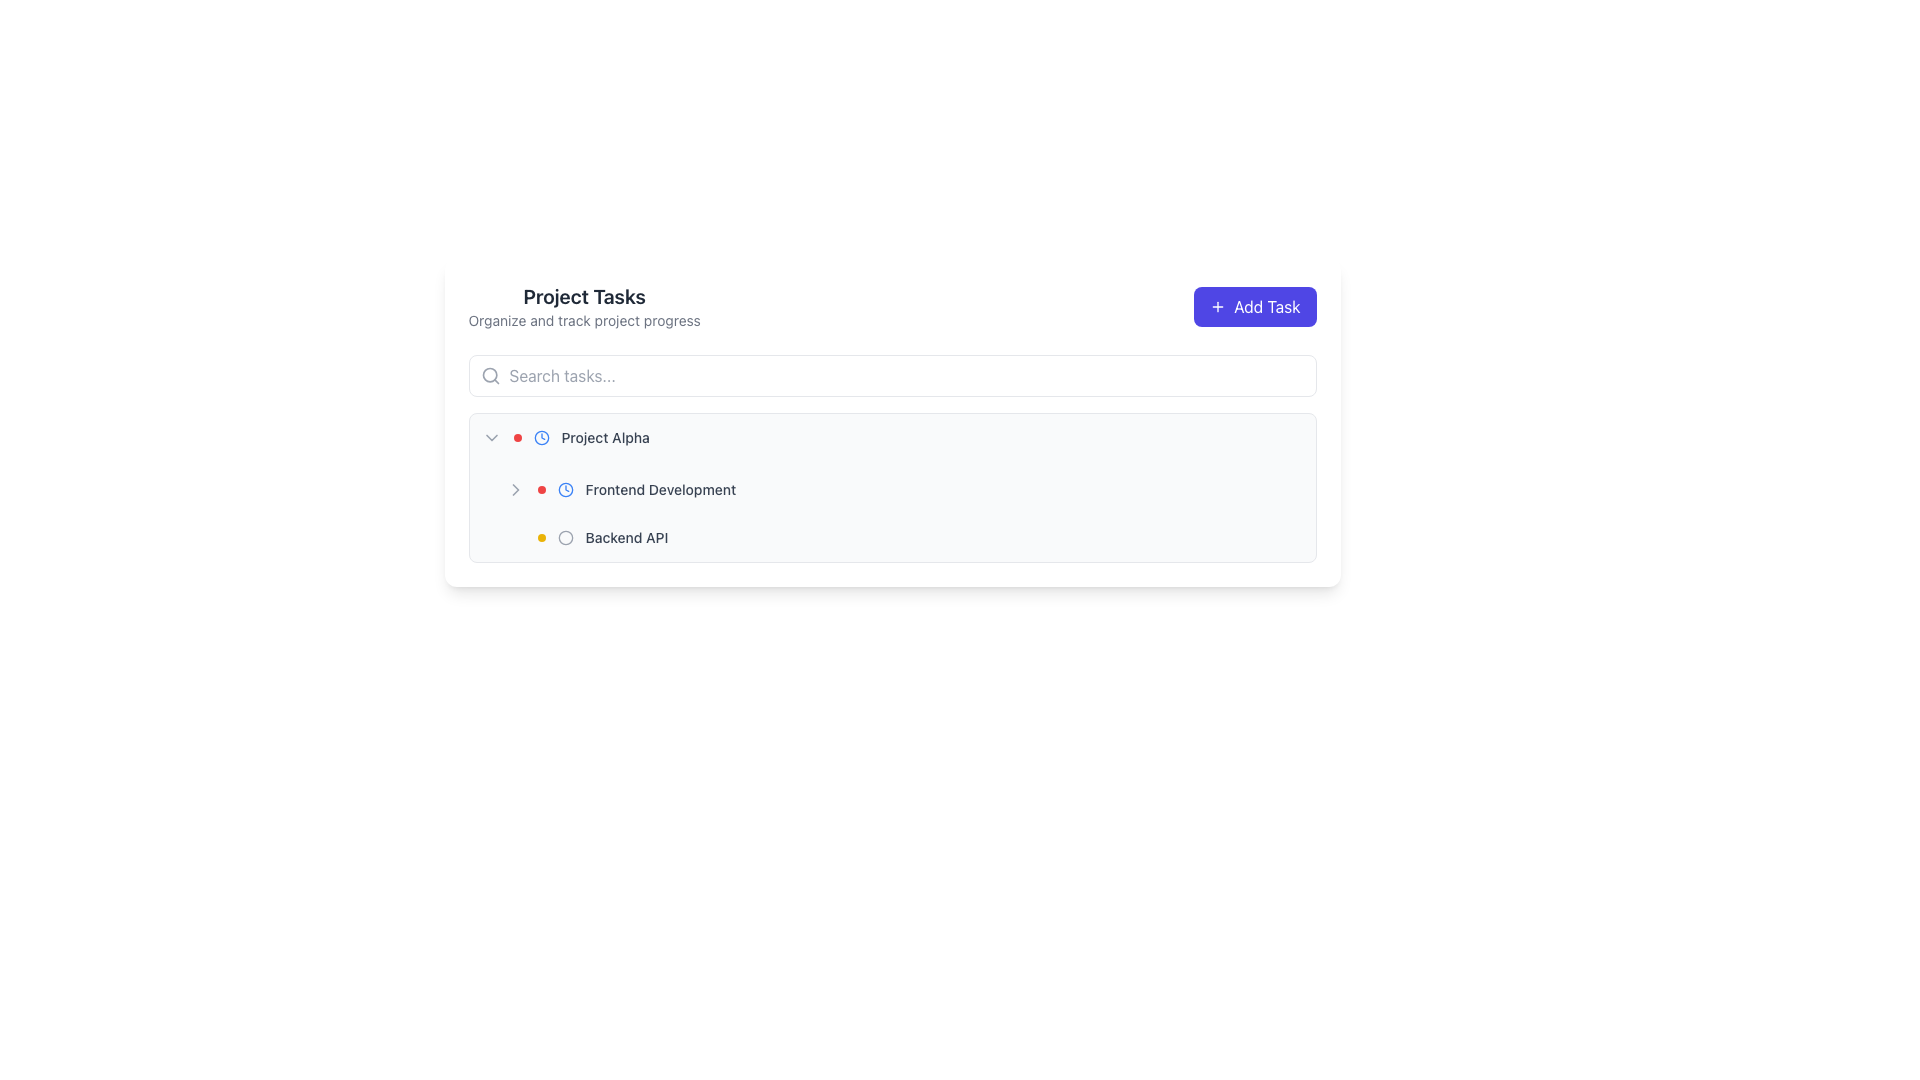 This screenshot has height=1080, width=1920. I want to click on the context of the text label that serves as a task identifier within the project management interface, specifically as the third task item under 'Frontend Development', so click(626, 536).